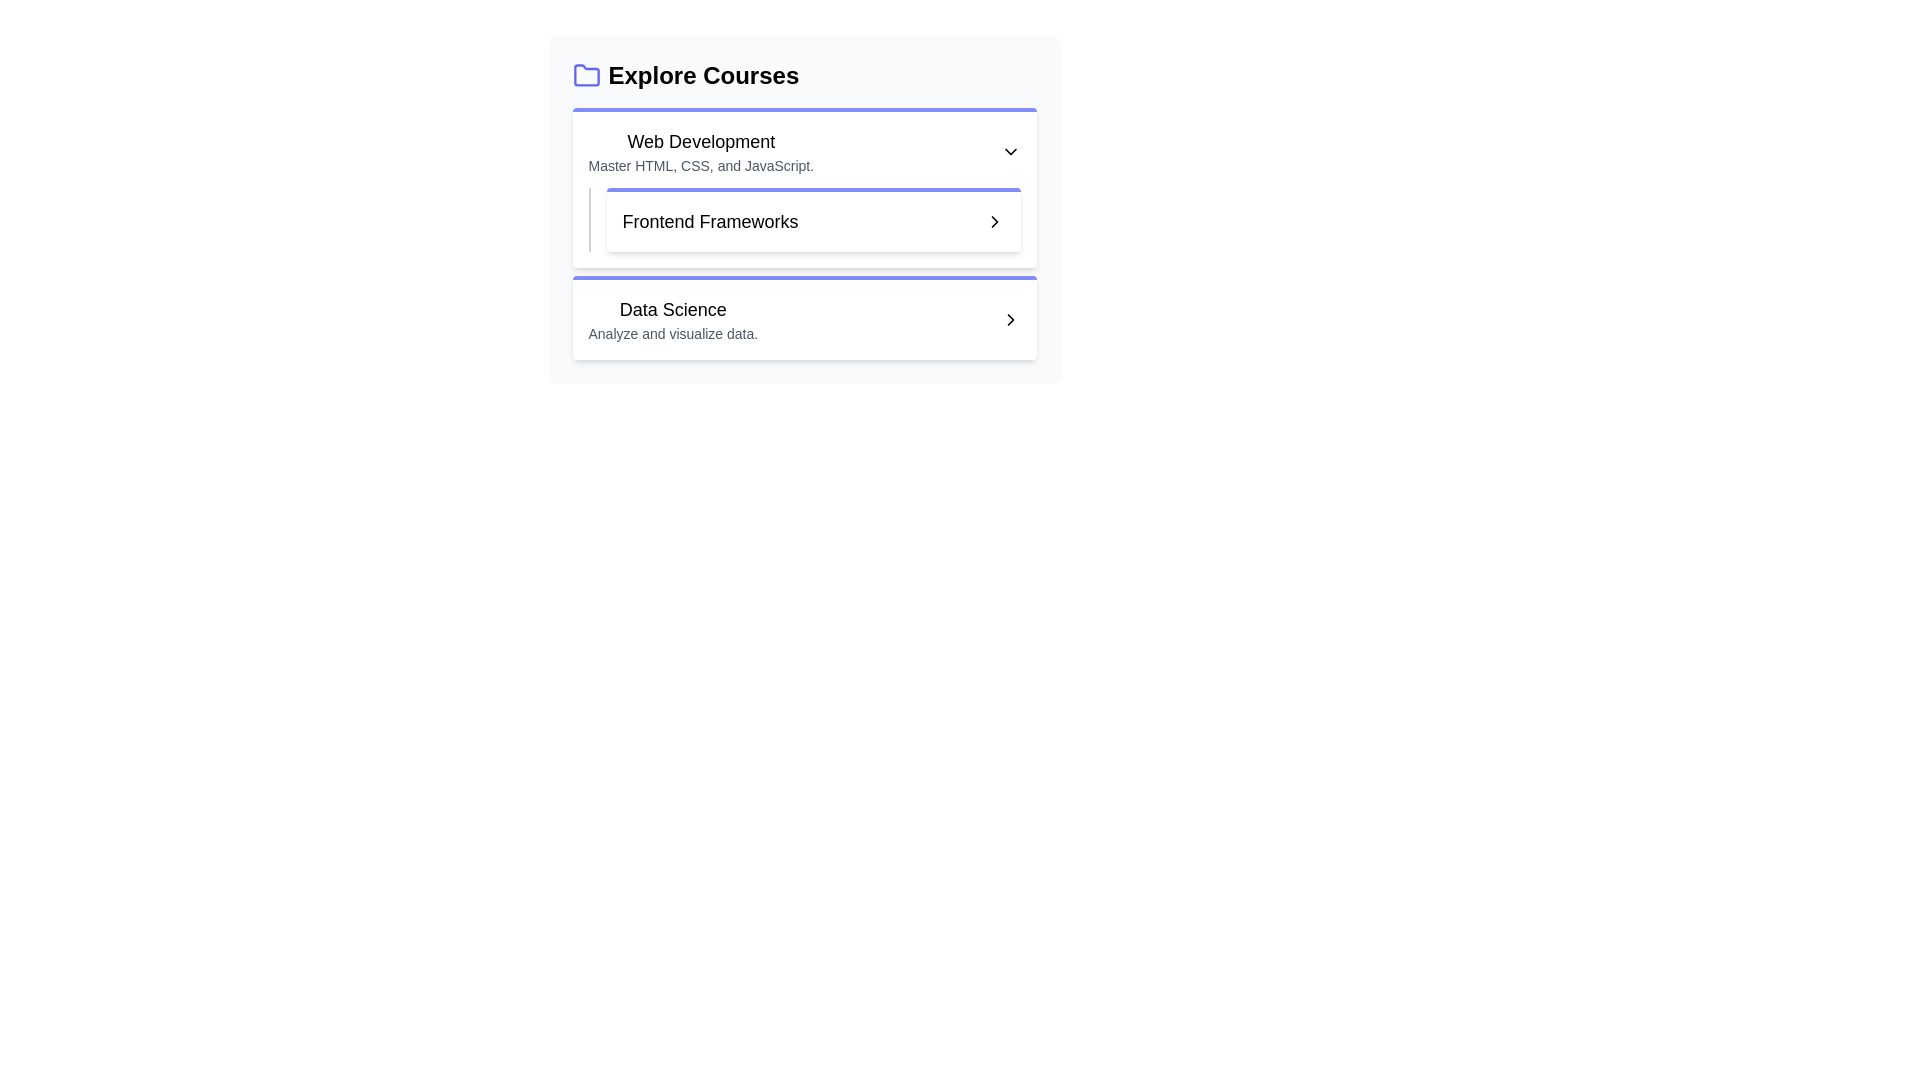  Describe the element at coordinates (673, 309) in the screenshot. I see `the 'Data Science' text label, which is a prominent title in bold formatting` at that location.